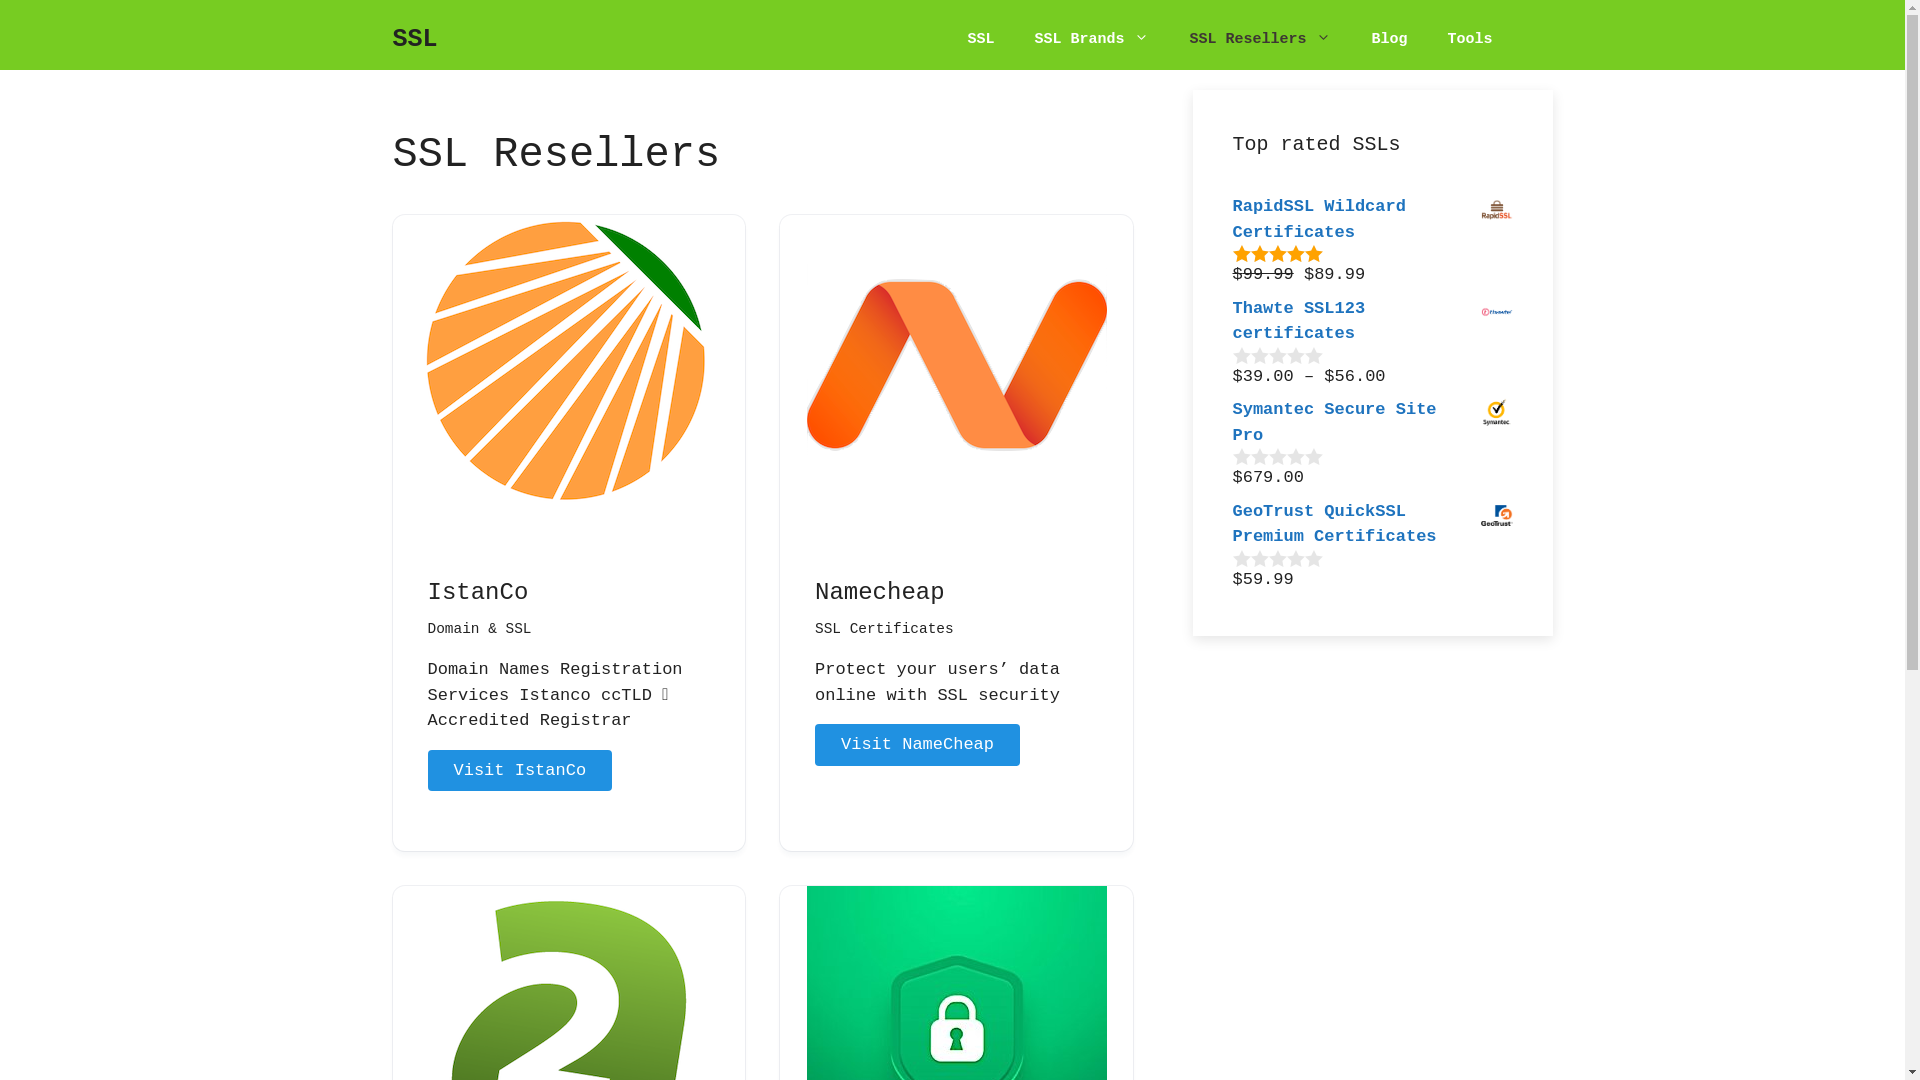 This screenshot has height=1080, width=1920. I want to click on 'RapidSSL Wildcard Certificates', so click(1371, 219).